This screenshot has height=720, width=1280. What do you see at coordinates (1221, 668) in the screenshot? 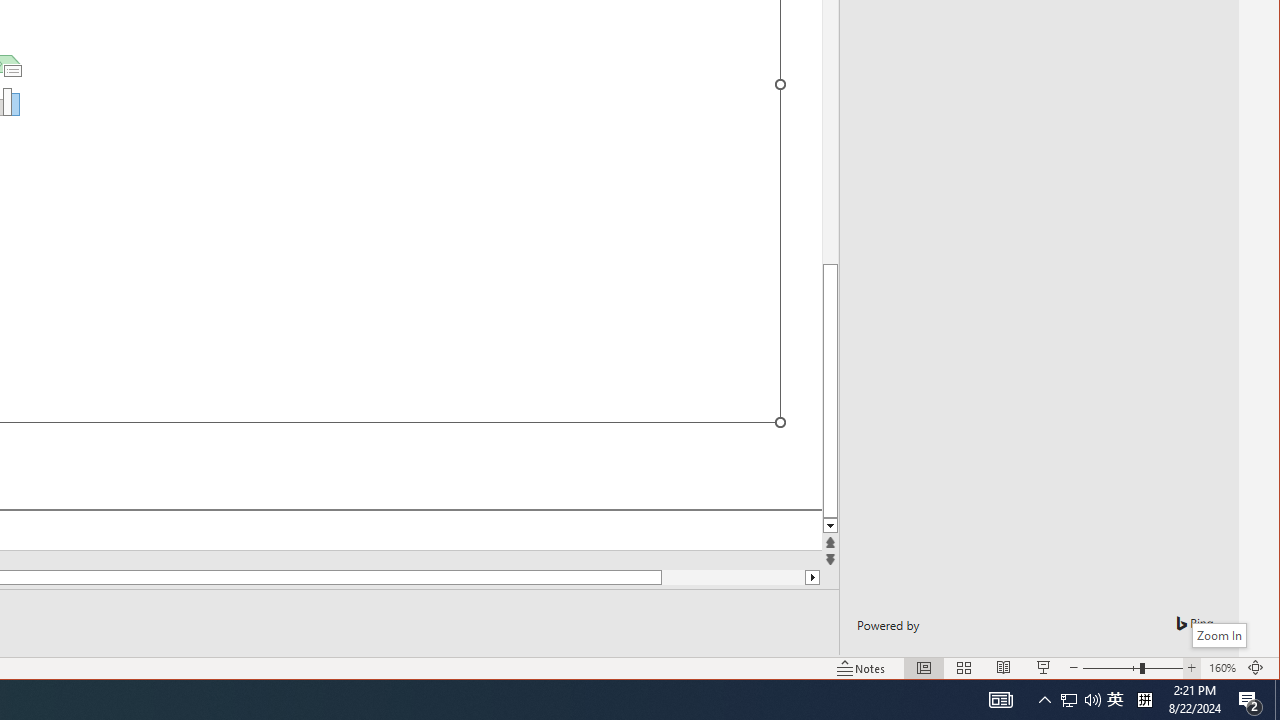
I see `'Q2790: 100%'` at bounding box center [1221, 668].